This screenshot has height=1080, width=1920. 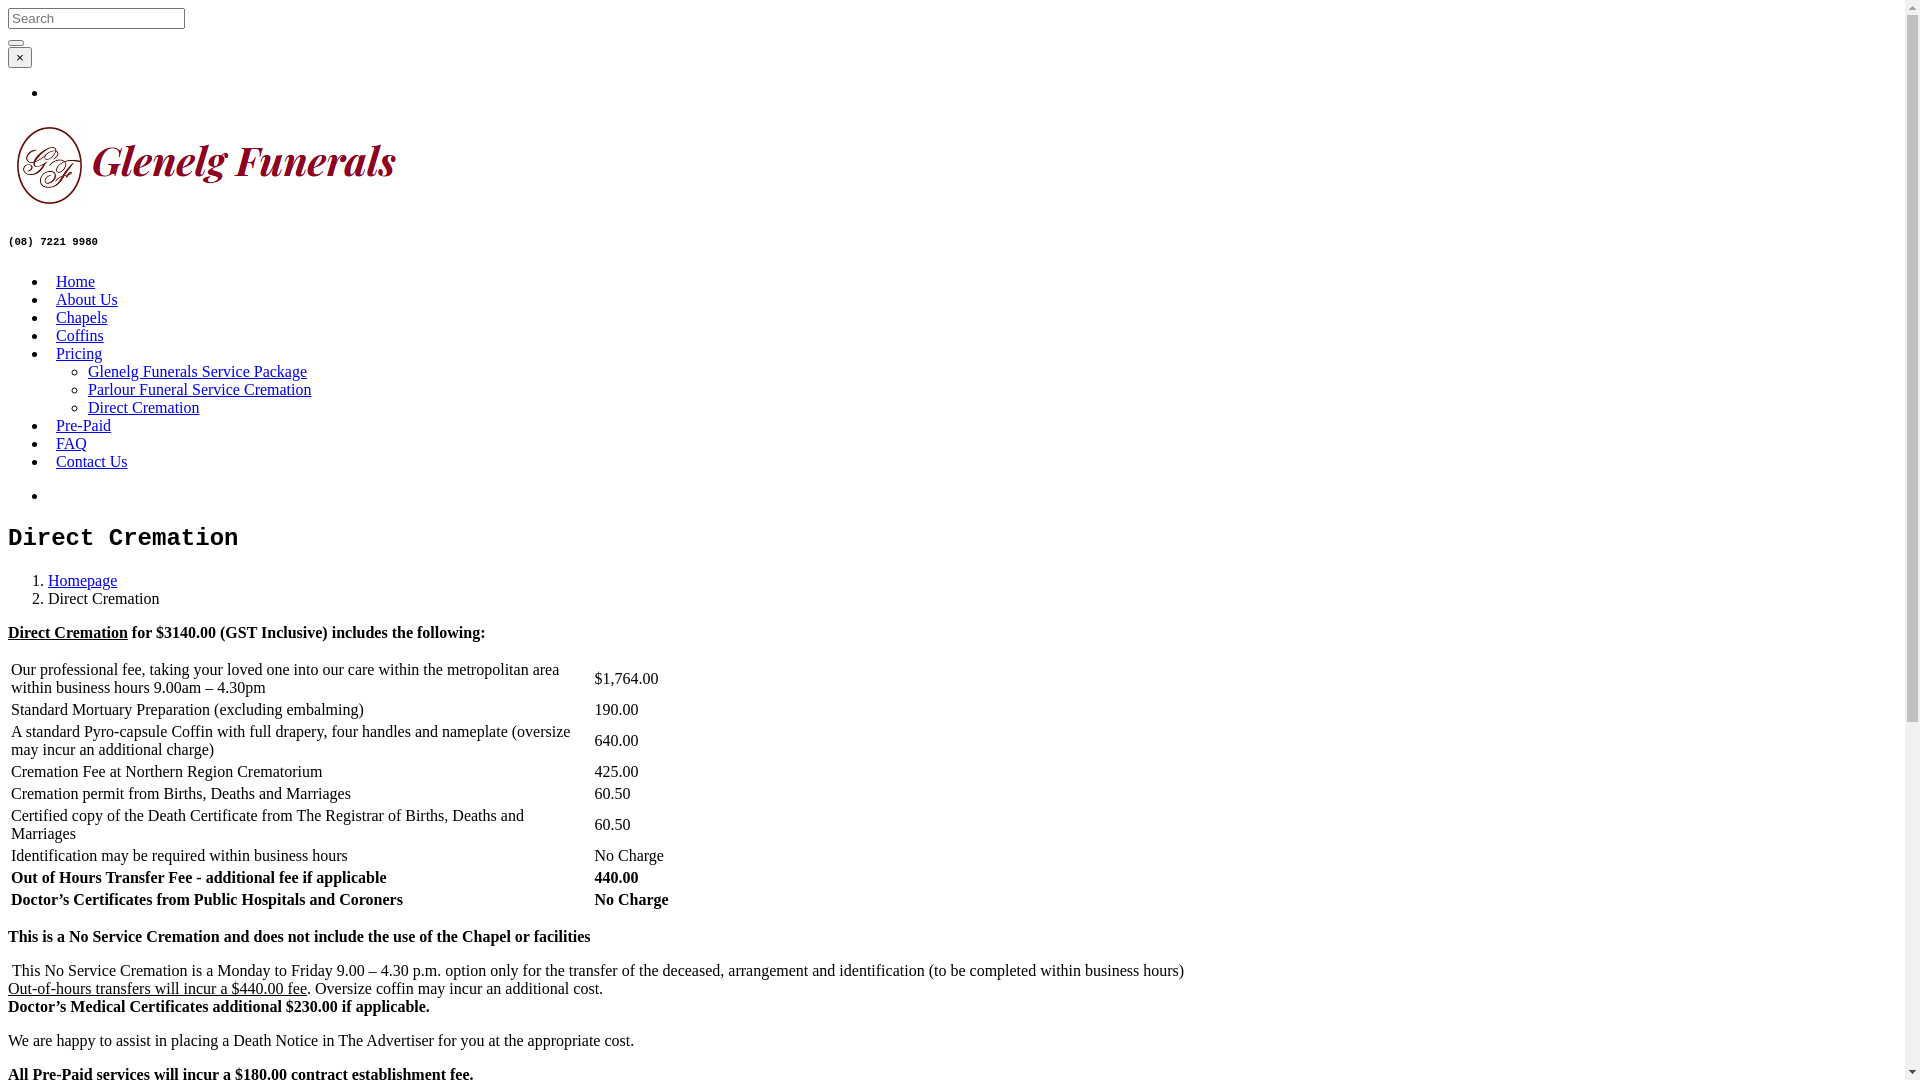 I want to click on 'Home', so click(x=75, y=281).